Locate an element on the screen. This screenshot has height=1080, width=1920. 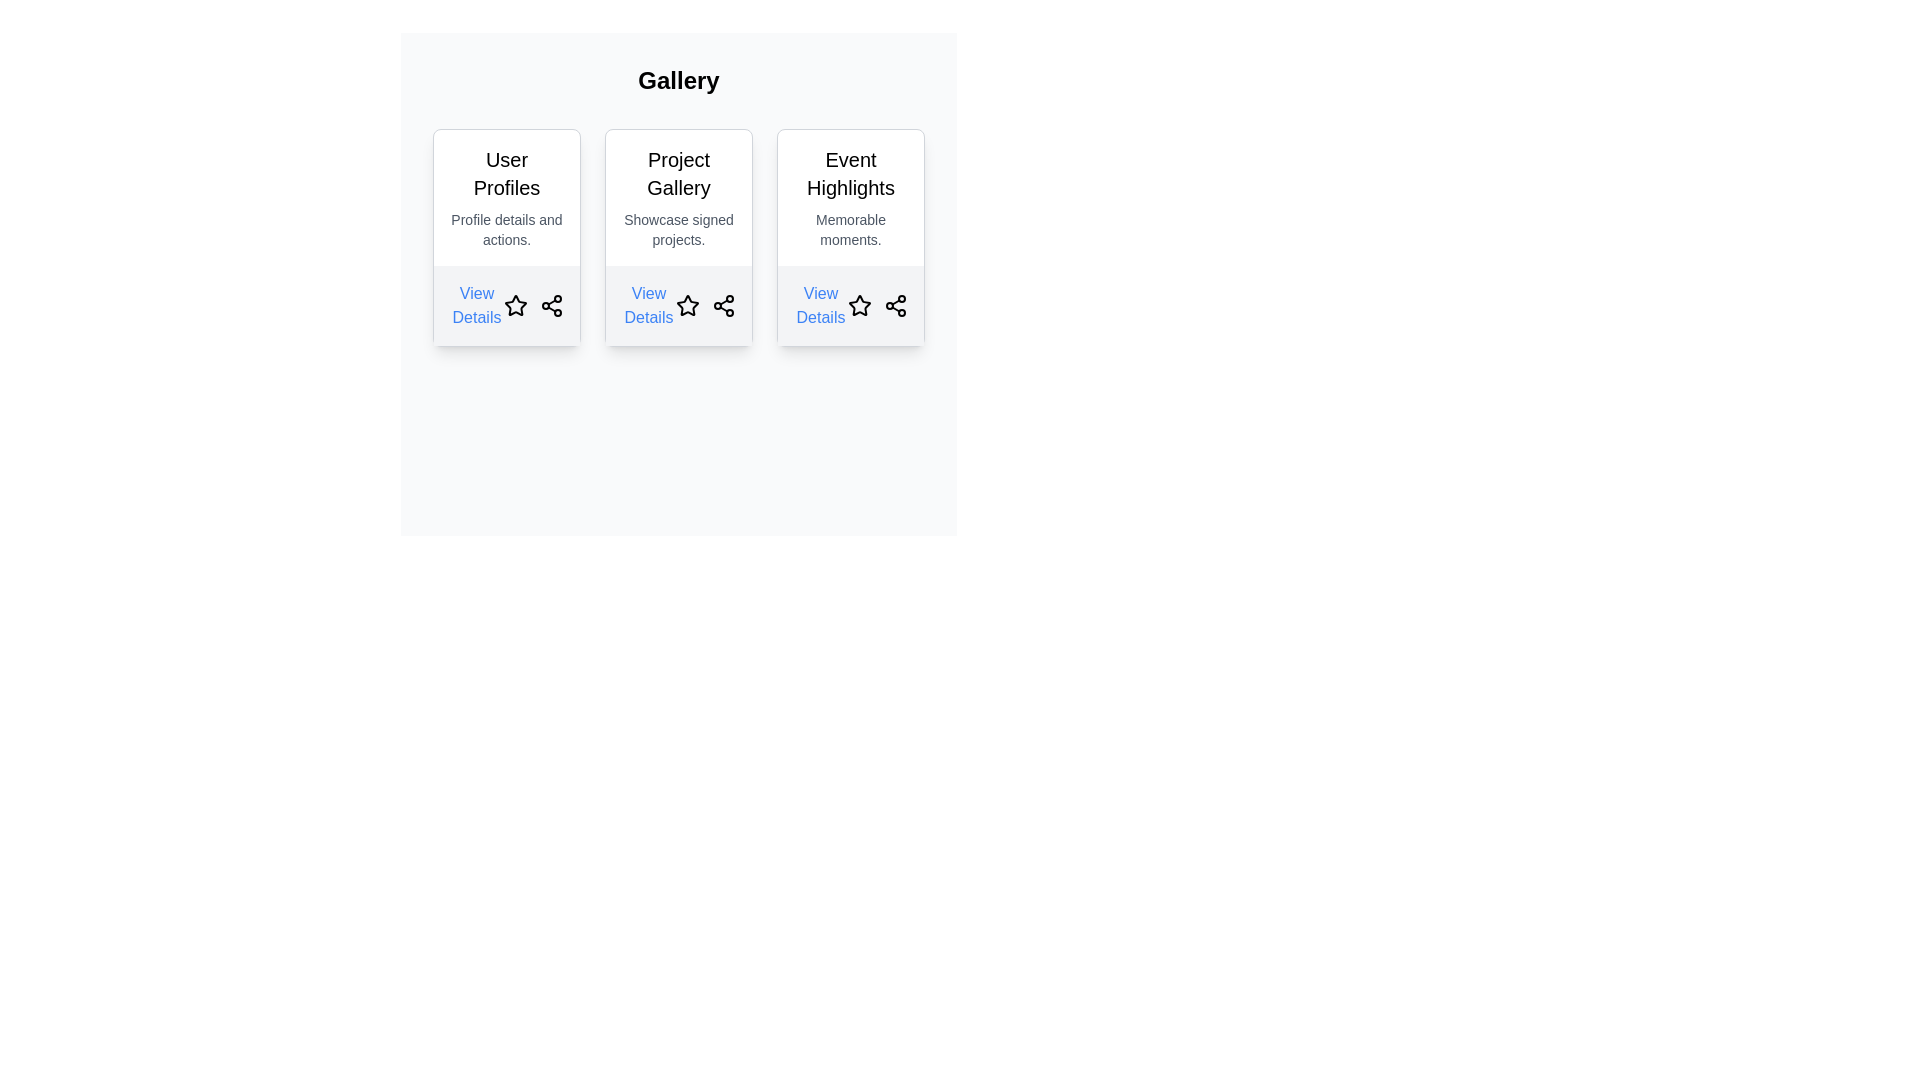
the Textual content block displaying the category heading 'Project Gallery' and its description 'Showcase signed projects.' located in the middle card under the card grouping labeled 'Gallery' is located at coordinates (678, 197).